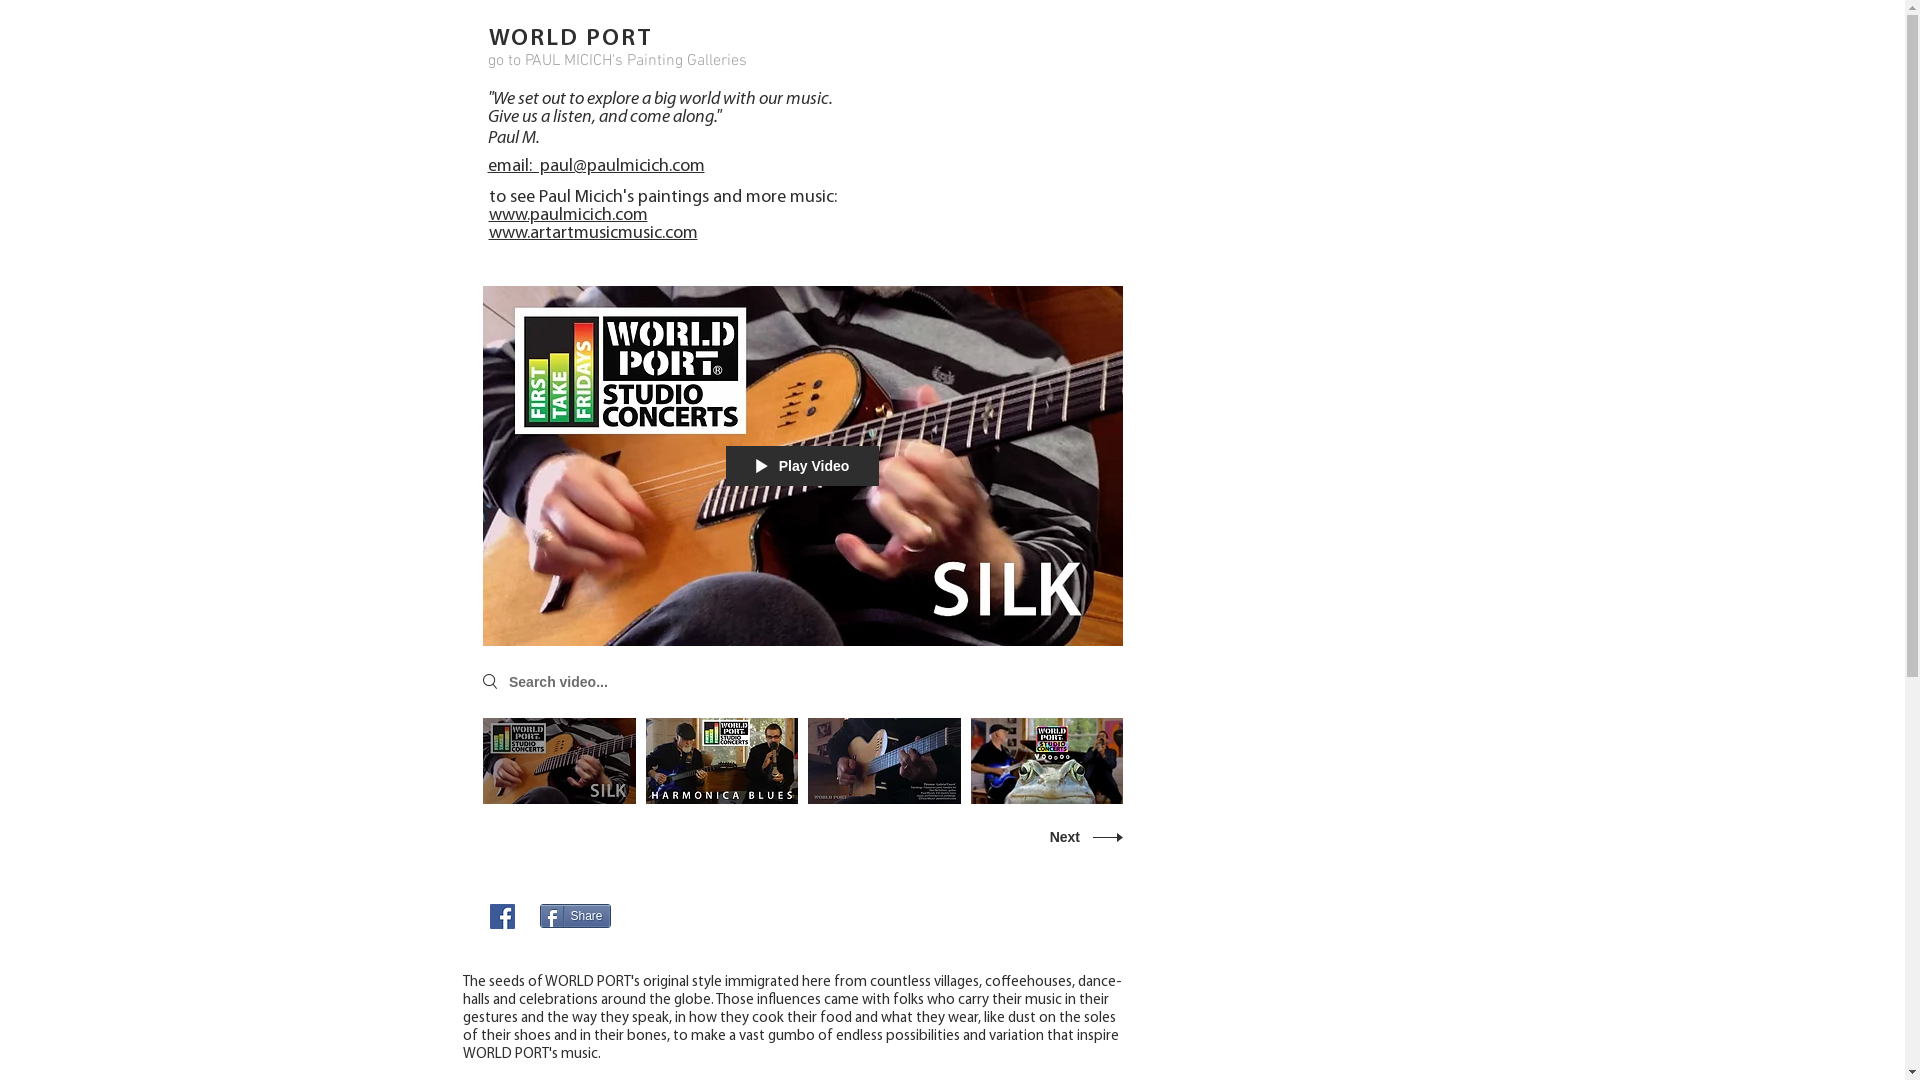  I want to click on 'www.artartmusicmusic.com', so click(591, 232).